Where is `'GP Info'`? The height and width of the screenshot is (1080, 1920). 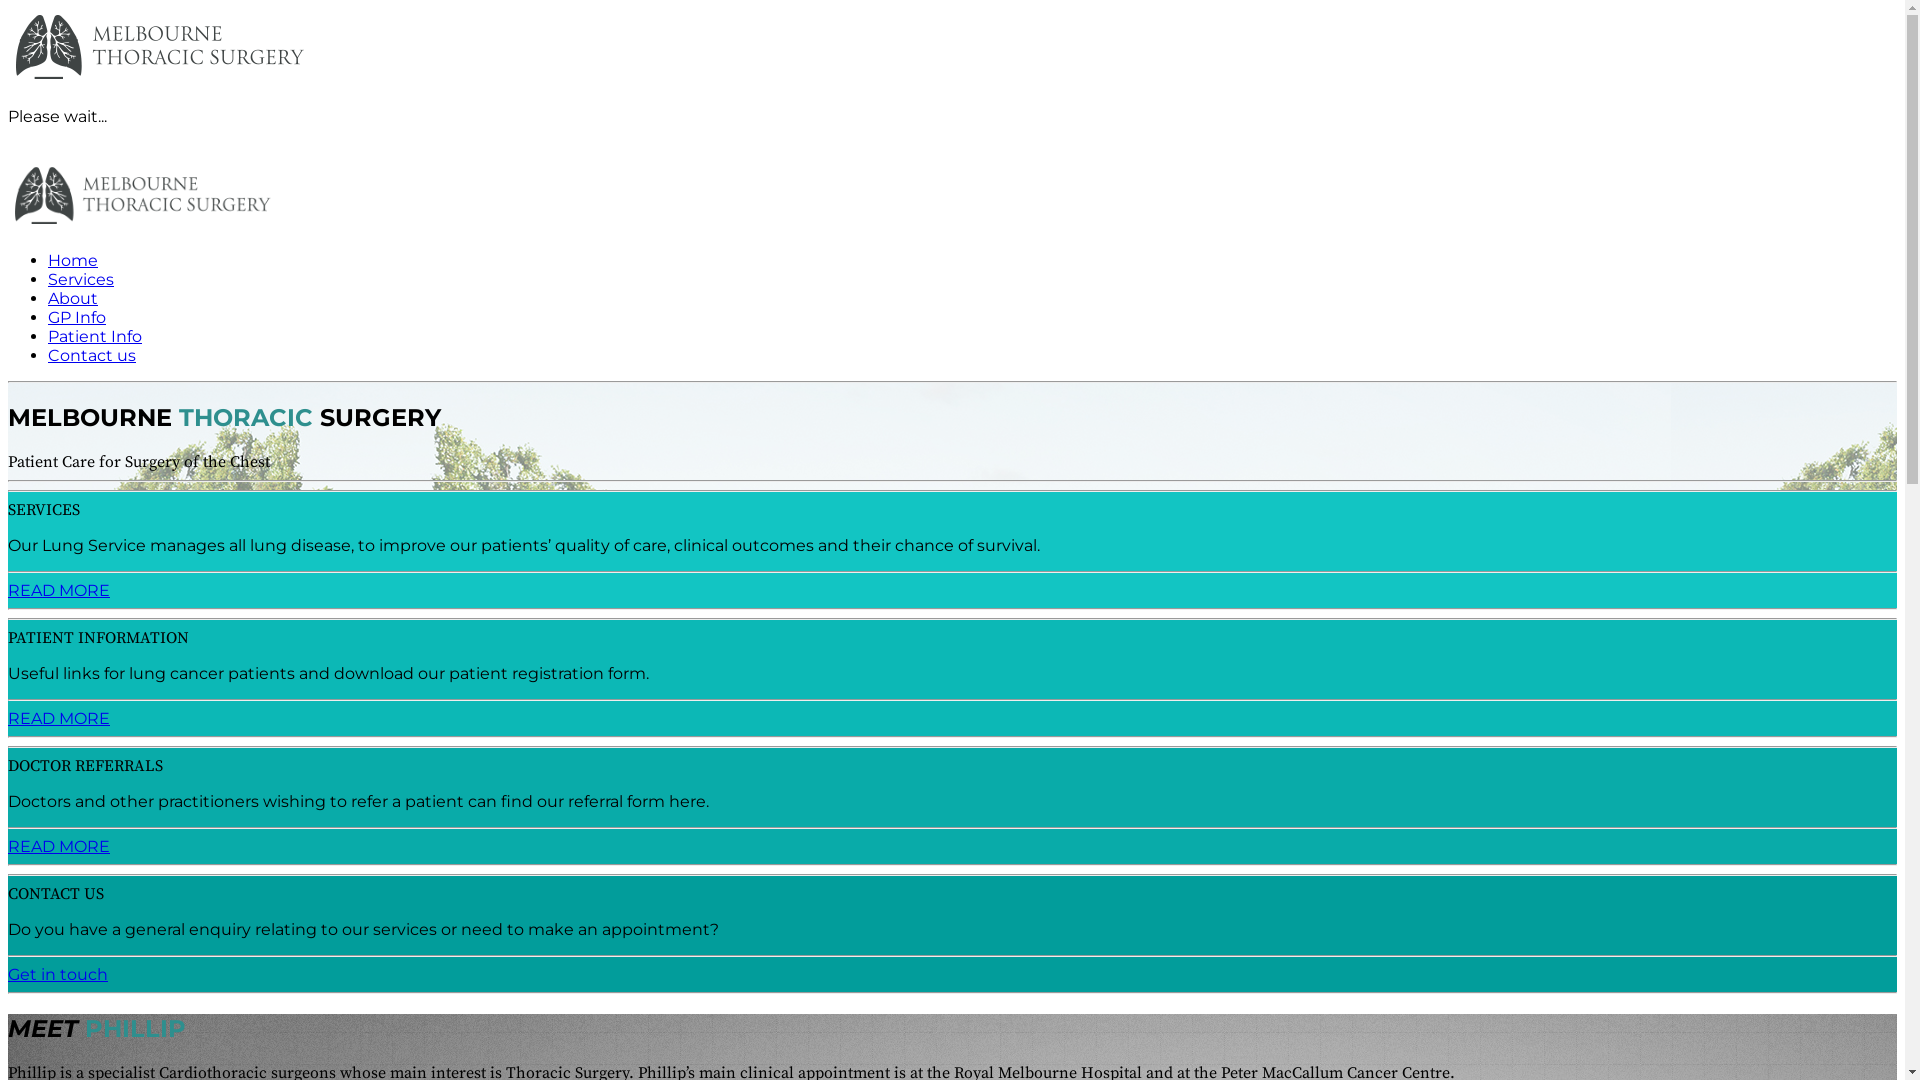 'GP Info' is located at coordinates (76, 316).